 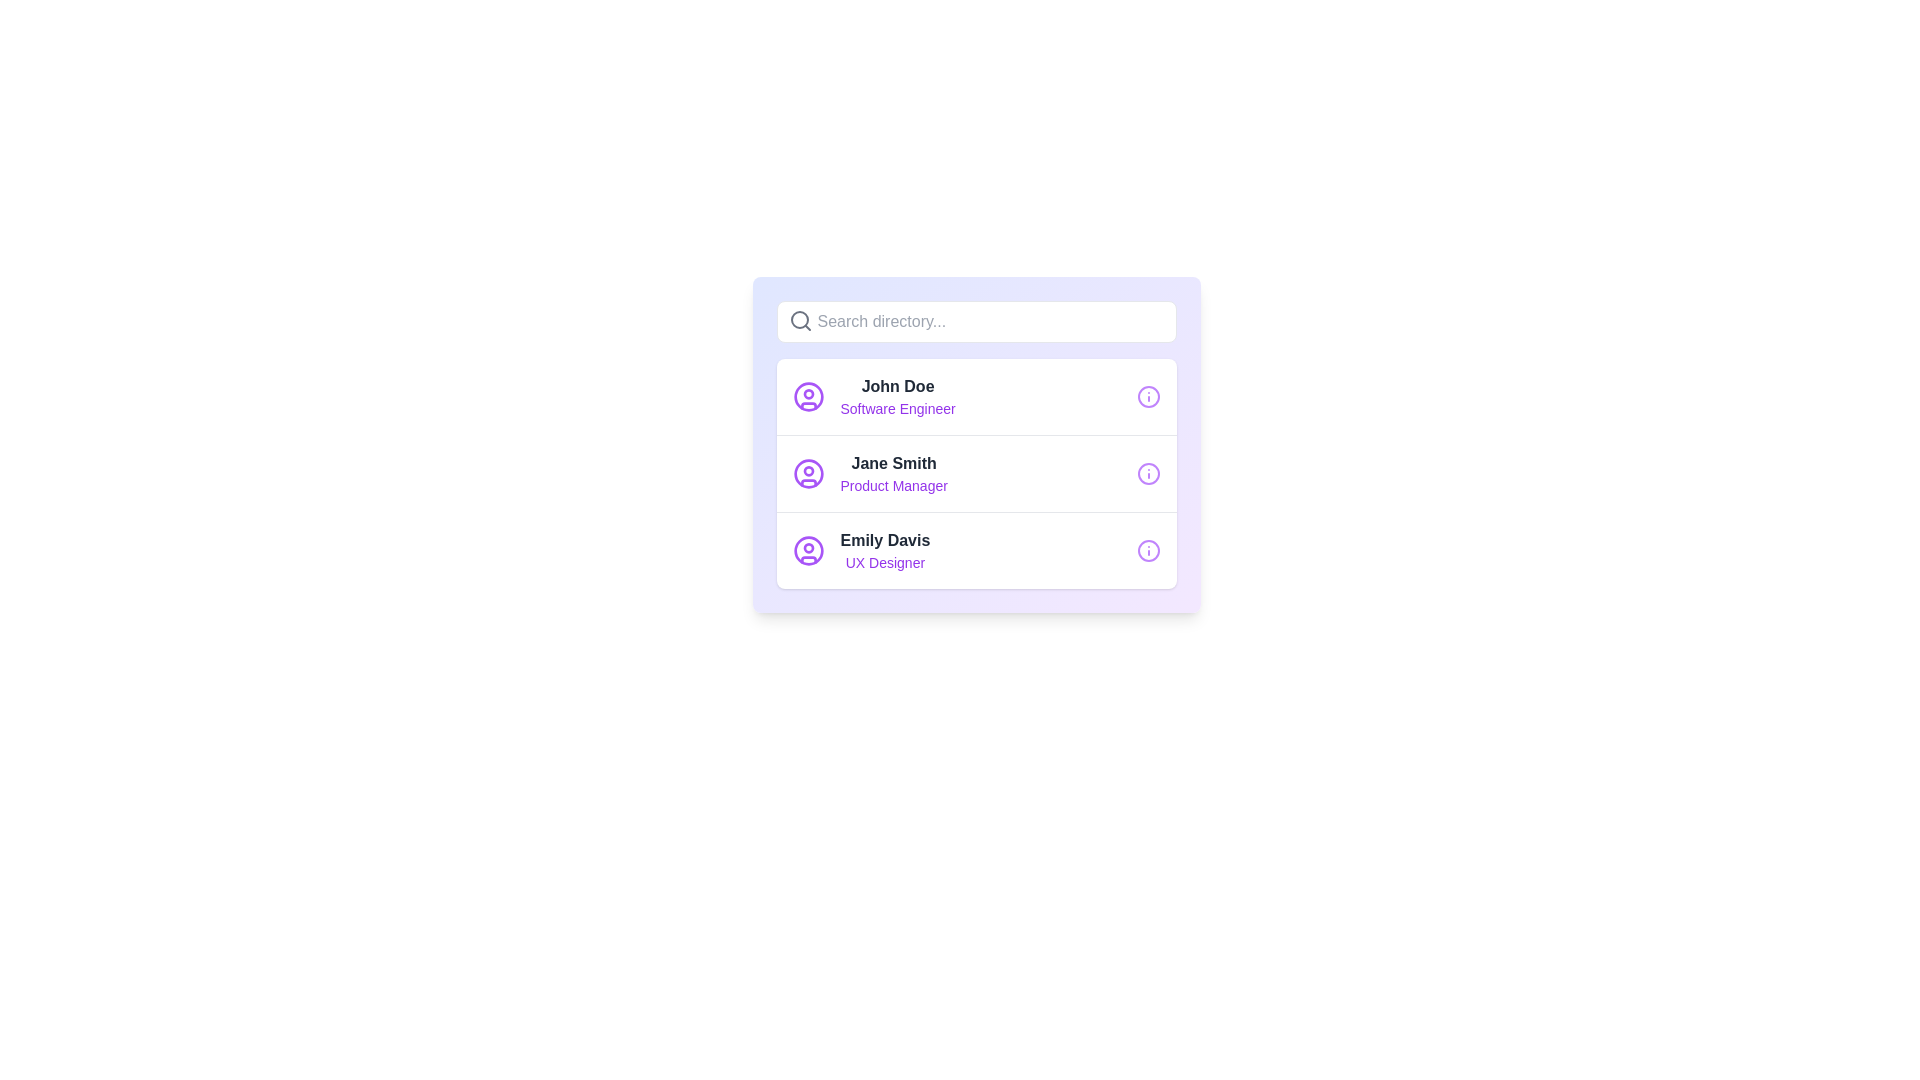 What do you see at coordinates (1148, 397) in the screenshot?
I see `the circular graphic component in the SVG icon associated with the 'John Doe' entry in the directory list` at bounding box center [1148, 397].